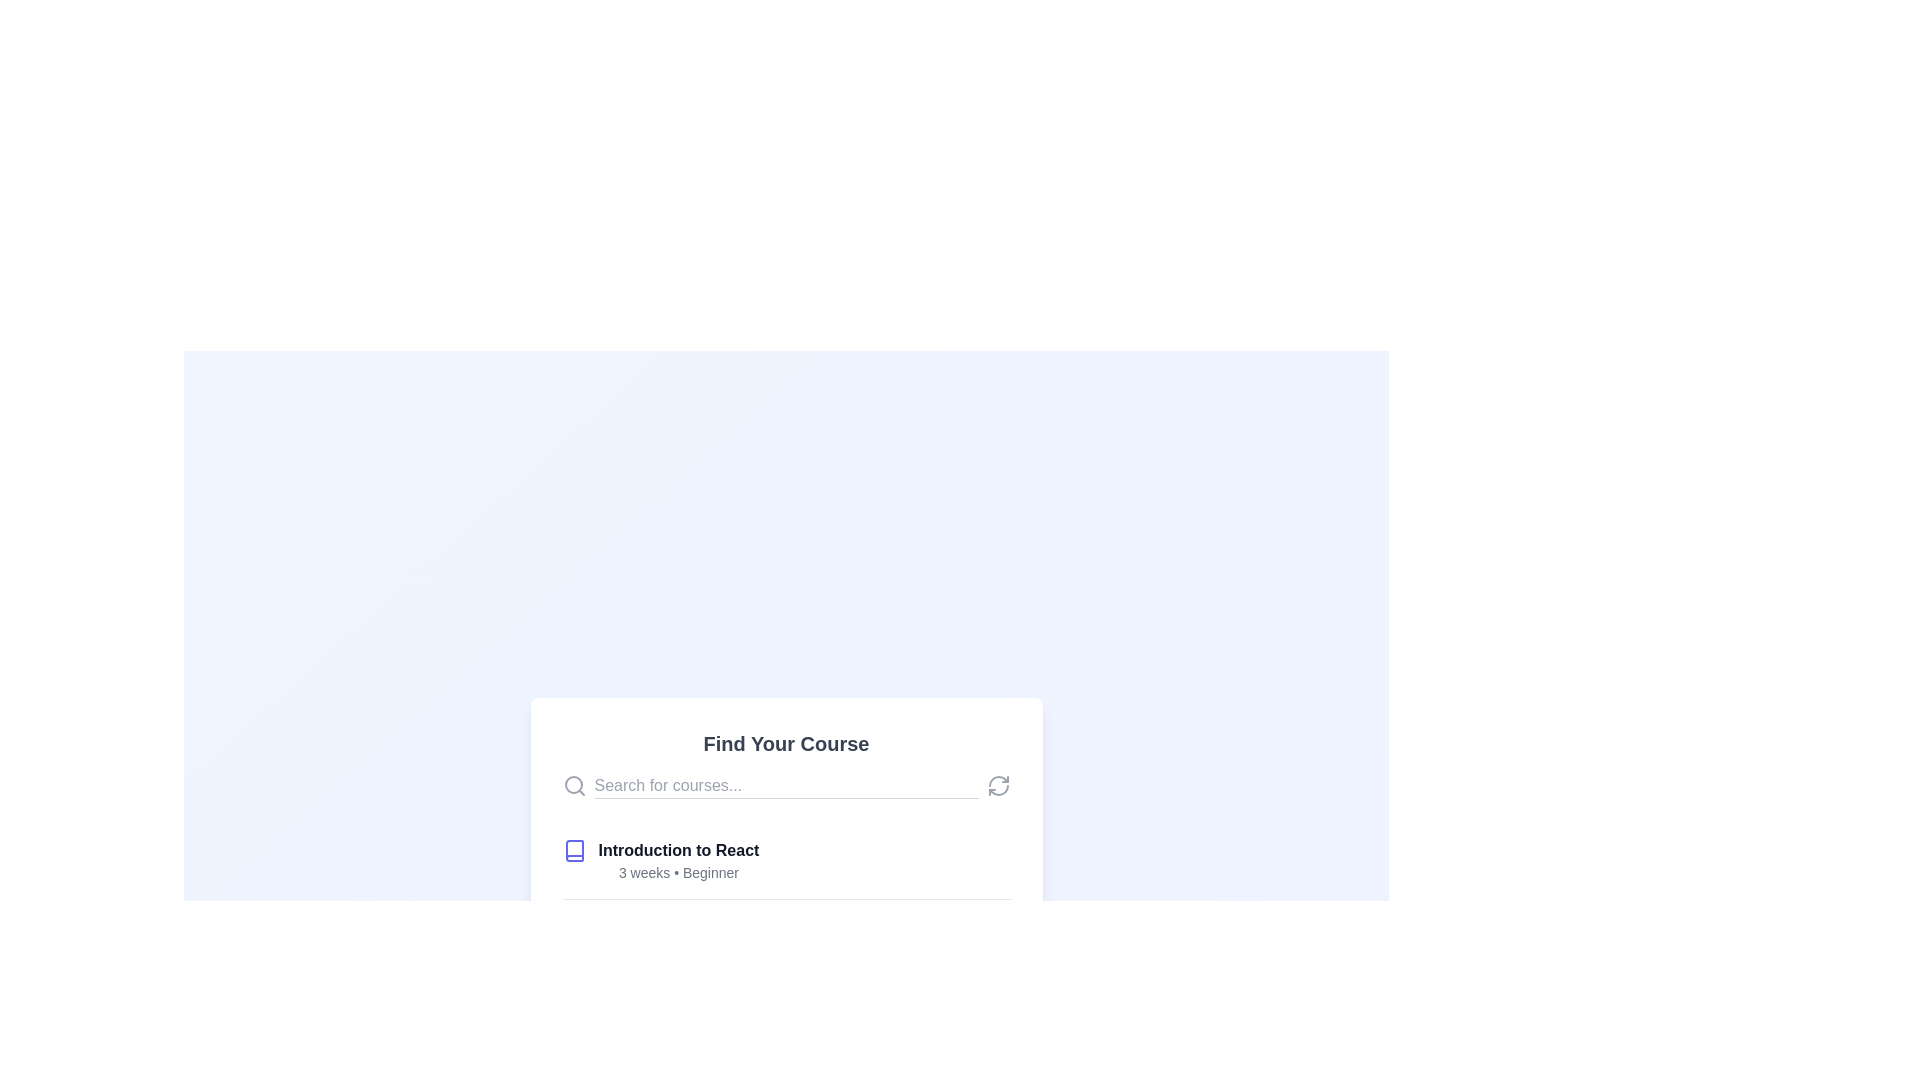  What do you see at coordinates (572, 784) in the screenshot?
I see `the minimalistic circular icon located to the left of the search bar text input field in the 'Find Your Course' header section` at bounding box center [572, 784].